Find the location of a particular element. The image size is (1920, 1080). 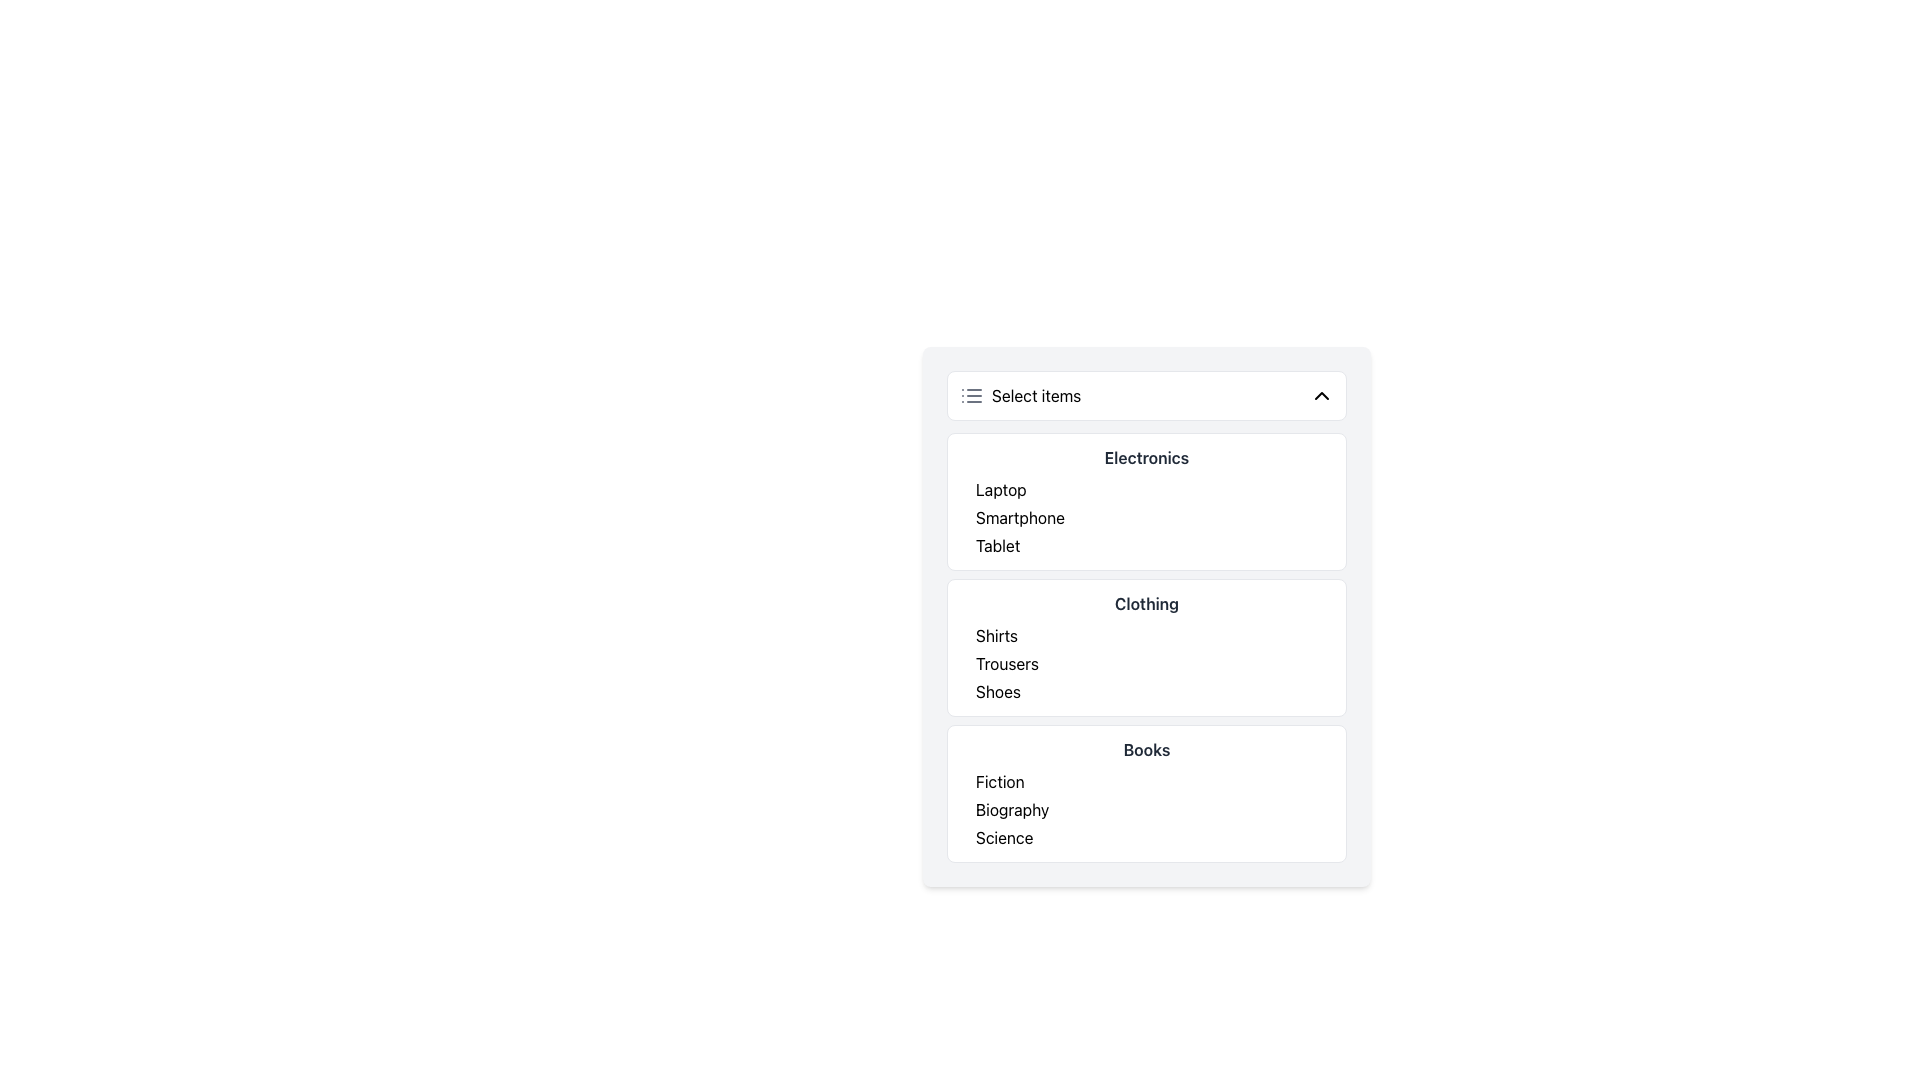

the 'Shirts' text label in the 'Clothing' category of the dropdown menu is located at coordinates (997, 636).